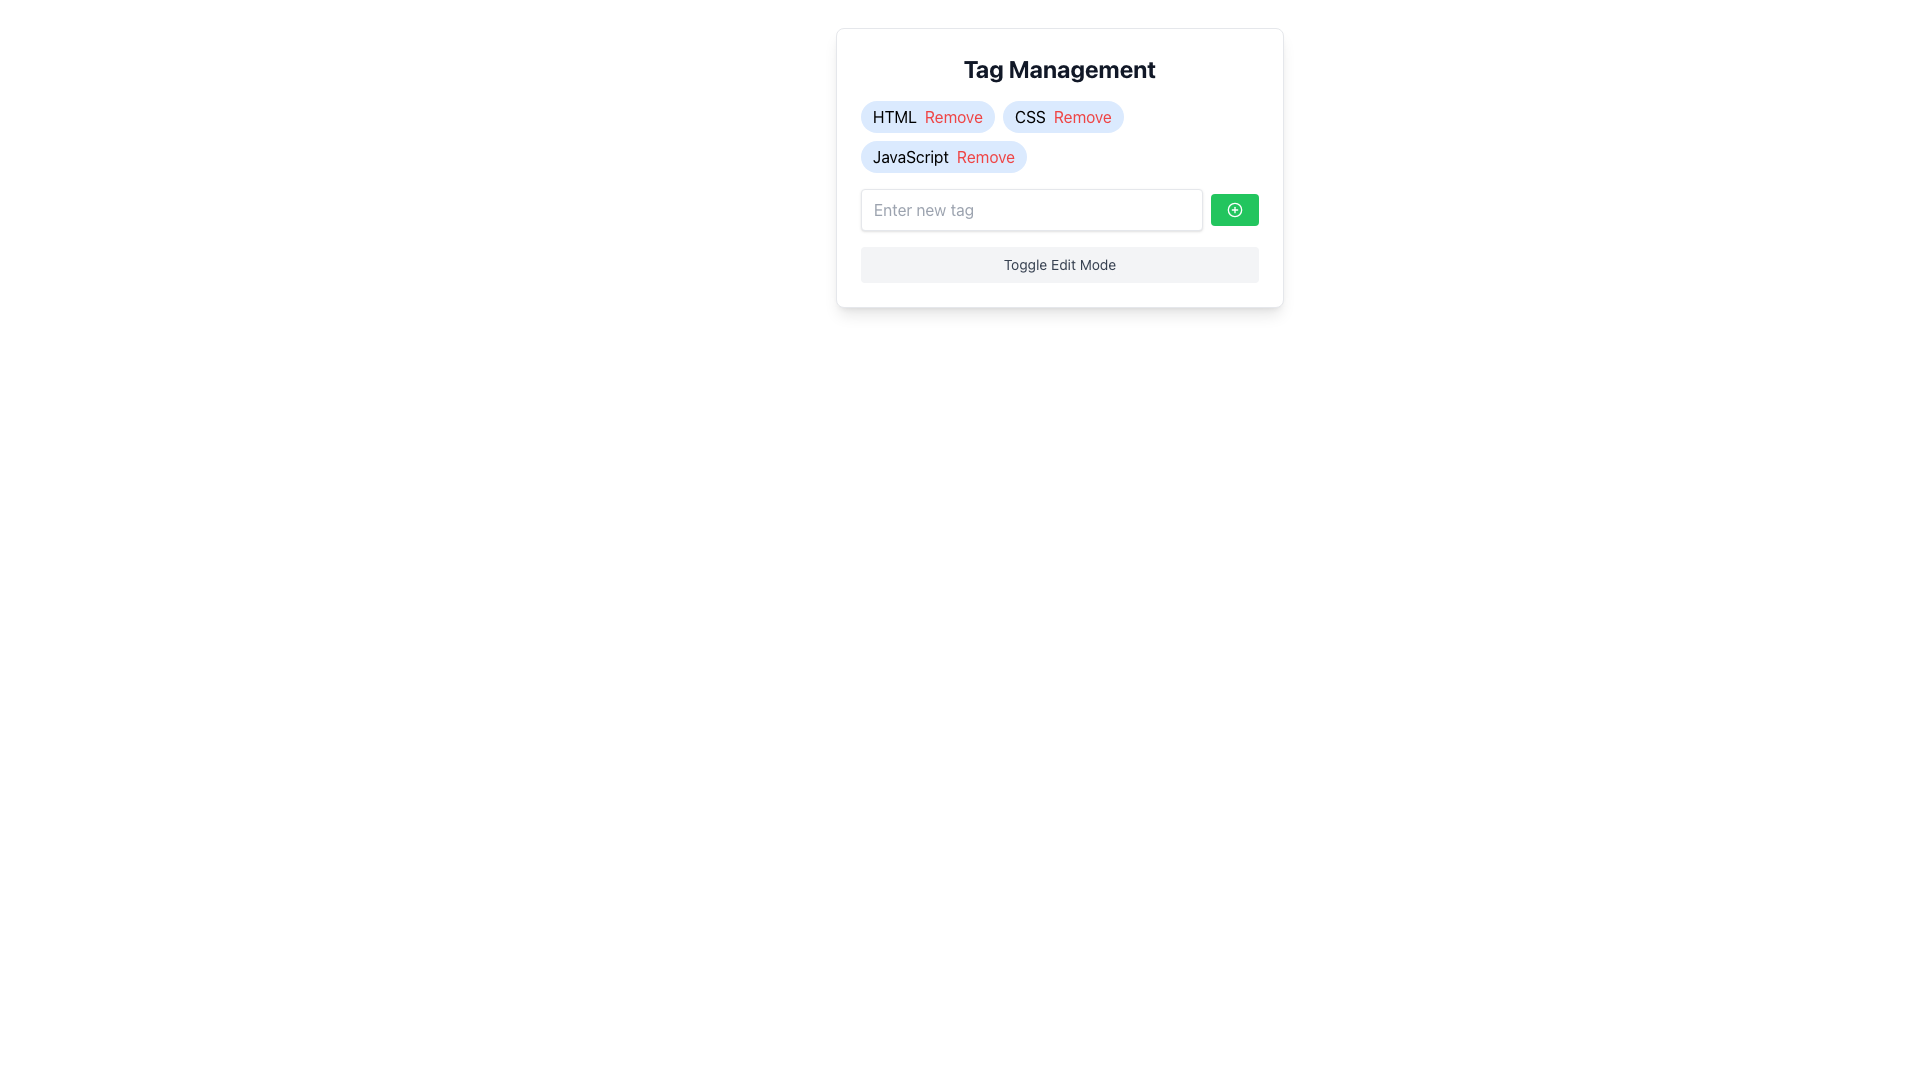  Describe the element at coordinates (1062, 116) in the screenshot. I see `the 'CSS' badge, which is the second badge in the 'Tag Management' section, for rearrangement` at that location.